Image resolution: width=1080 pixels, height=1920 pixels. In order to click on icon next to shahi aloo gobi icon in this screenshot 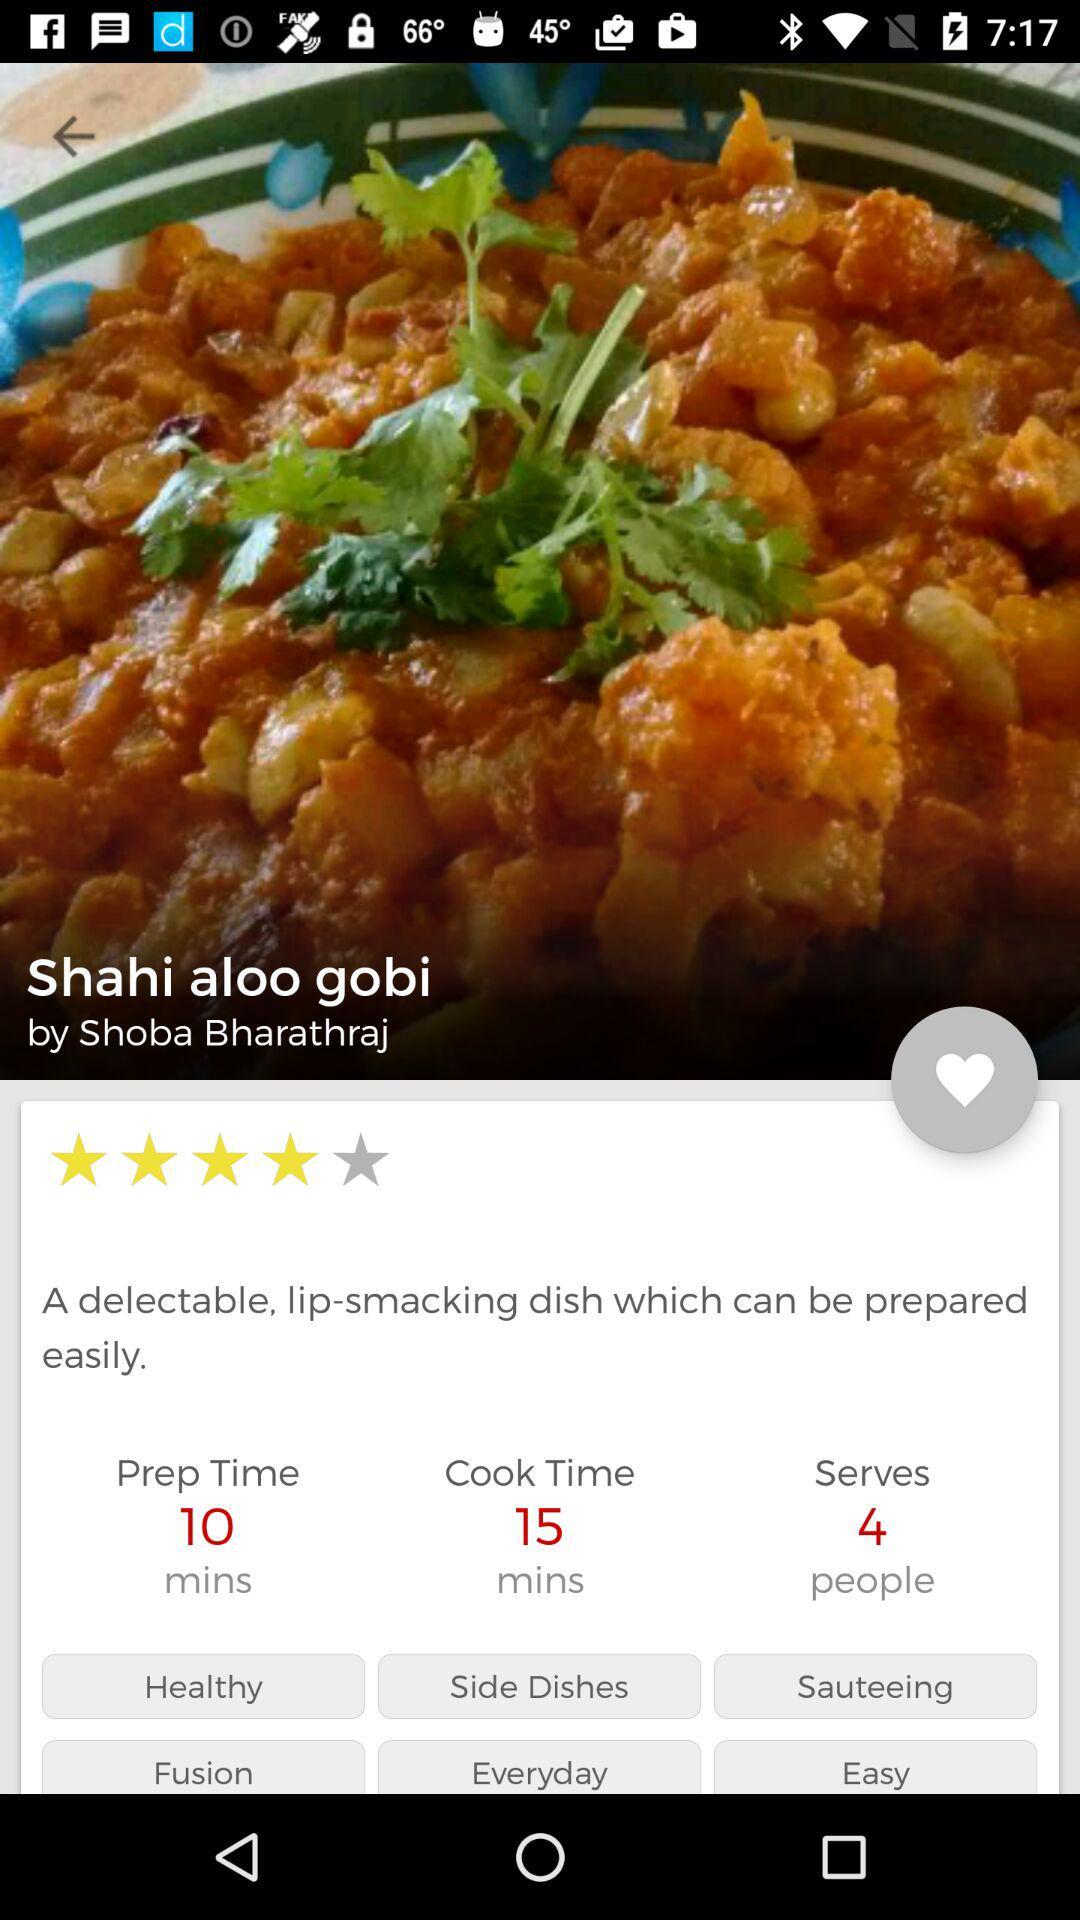, I will do `click(963, 1079)`.